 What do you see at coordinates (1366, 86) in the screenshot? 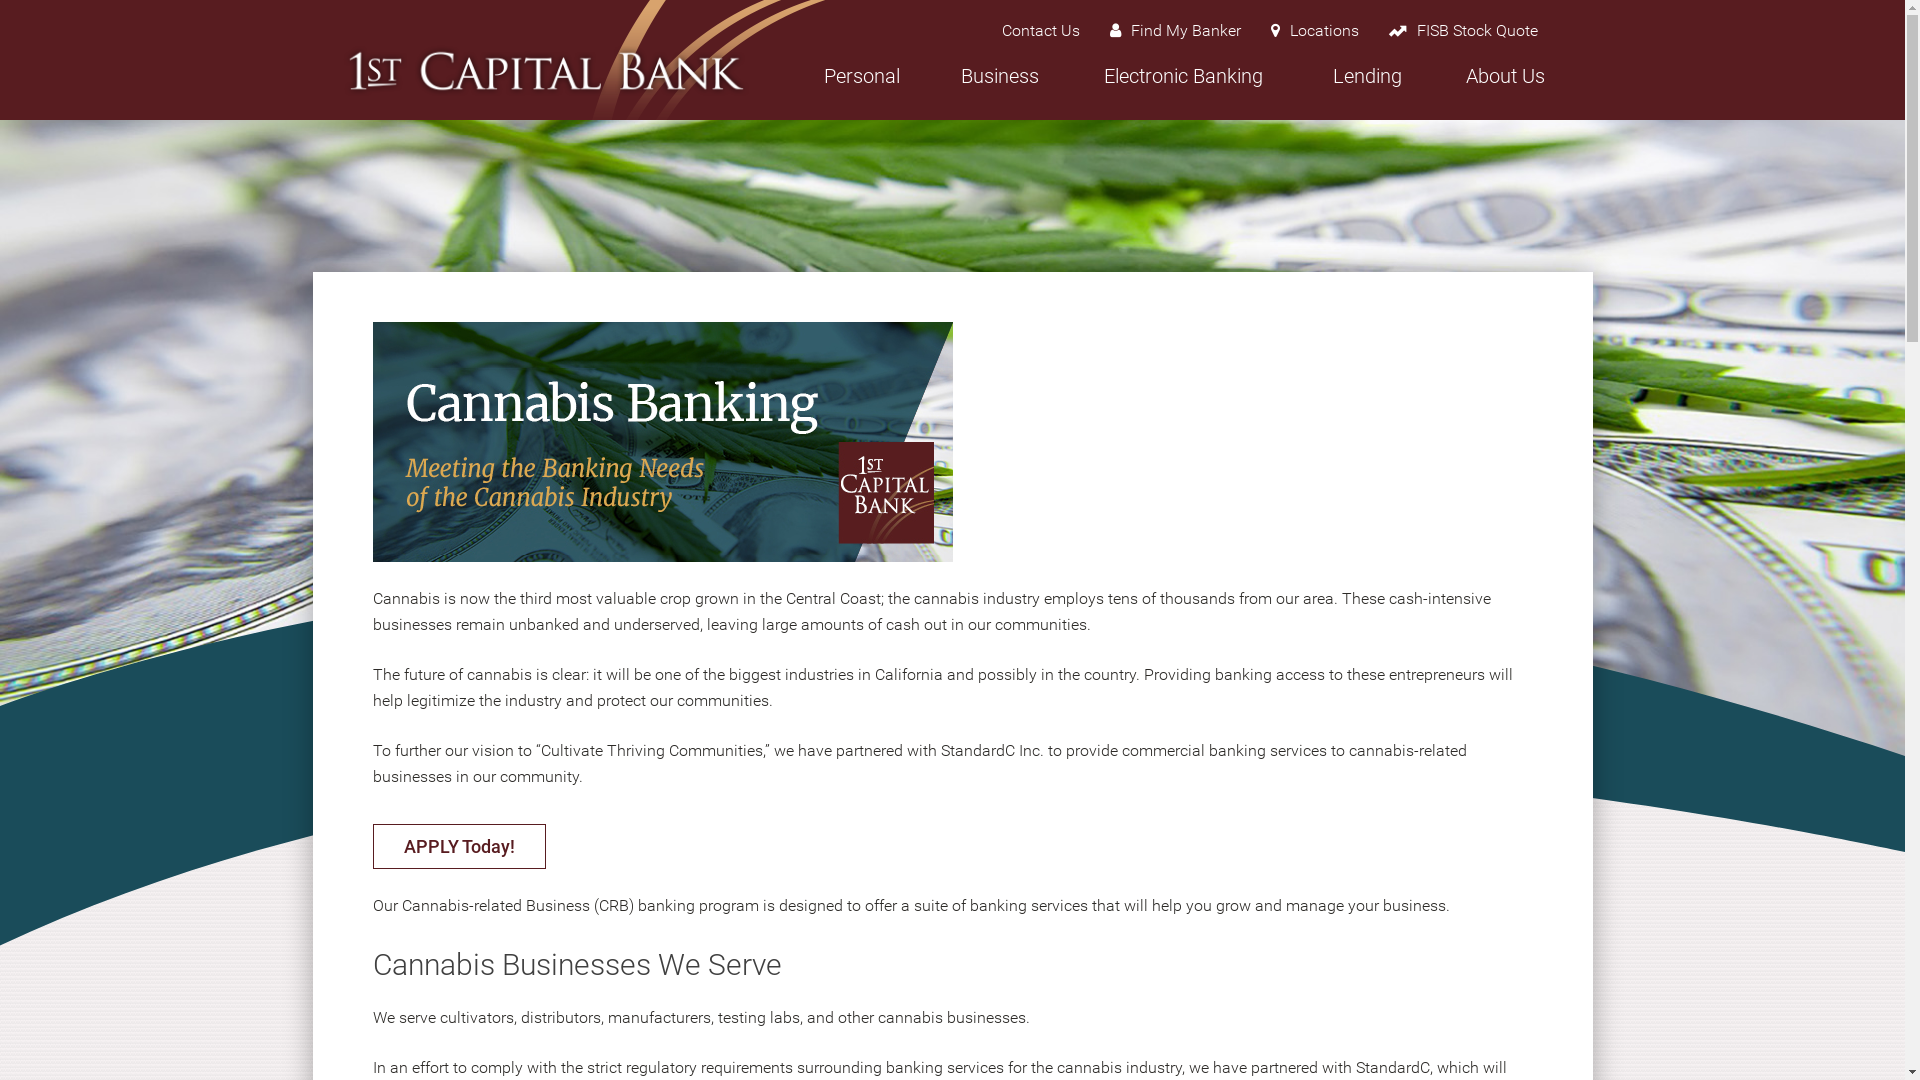
I see `'Lending'` at bounding box center [1366, 86].